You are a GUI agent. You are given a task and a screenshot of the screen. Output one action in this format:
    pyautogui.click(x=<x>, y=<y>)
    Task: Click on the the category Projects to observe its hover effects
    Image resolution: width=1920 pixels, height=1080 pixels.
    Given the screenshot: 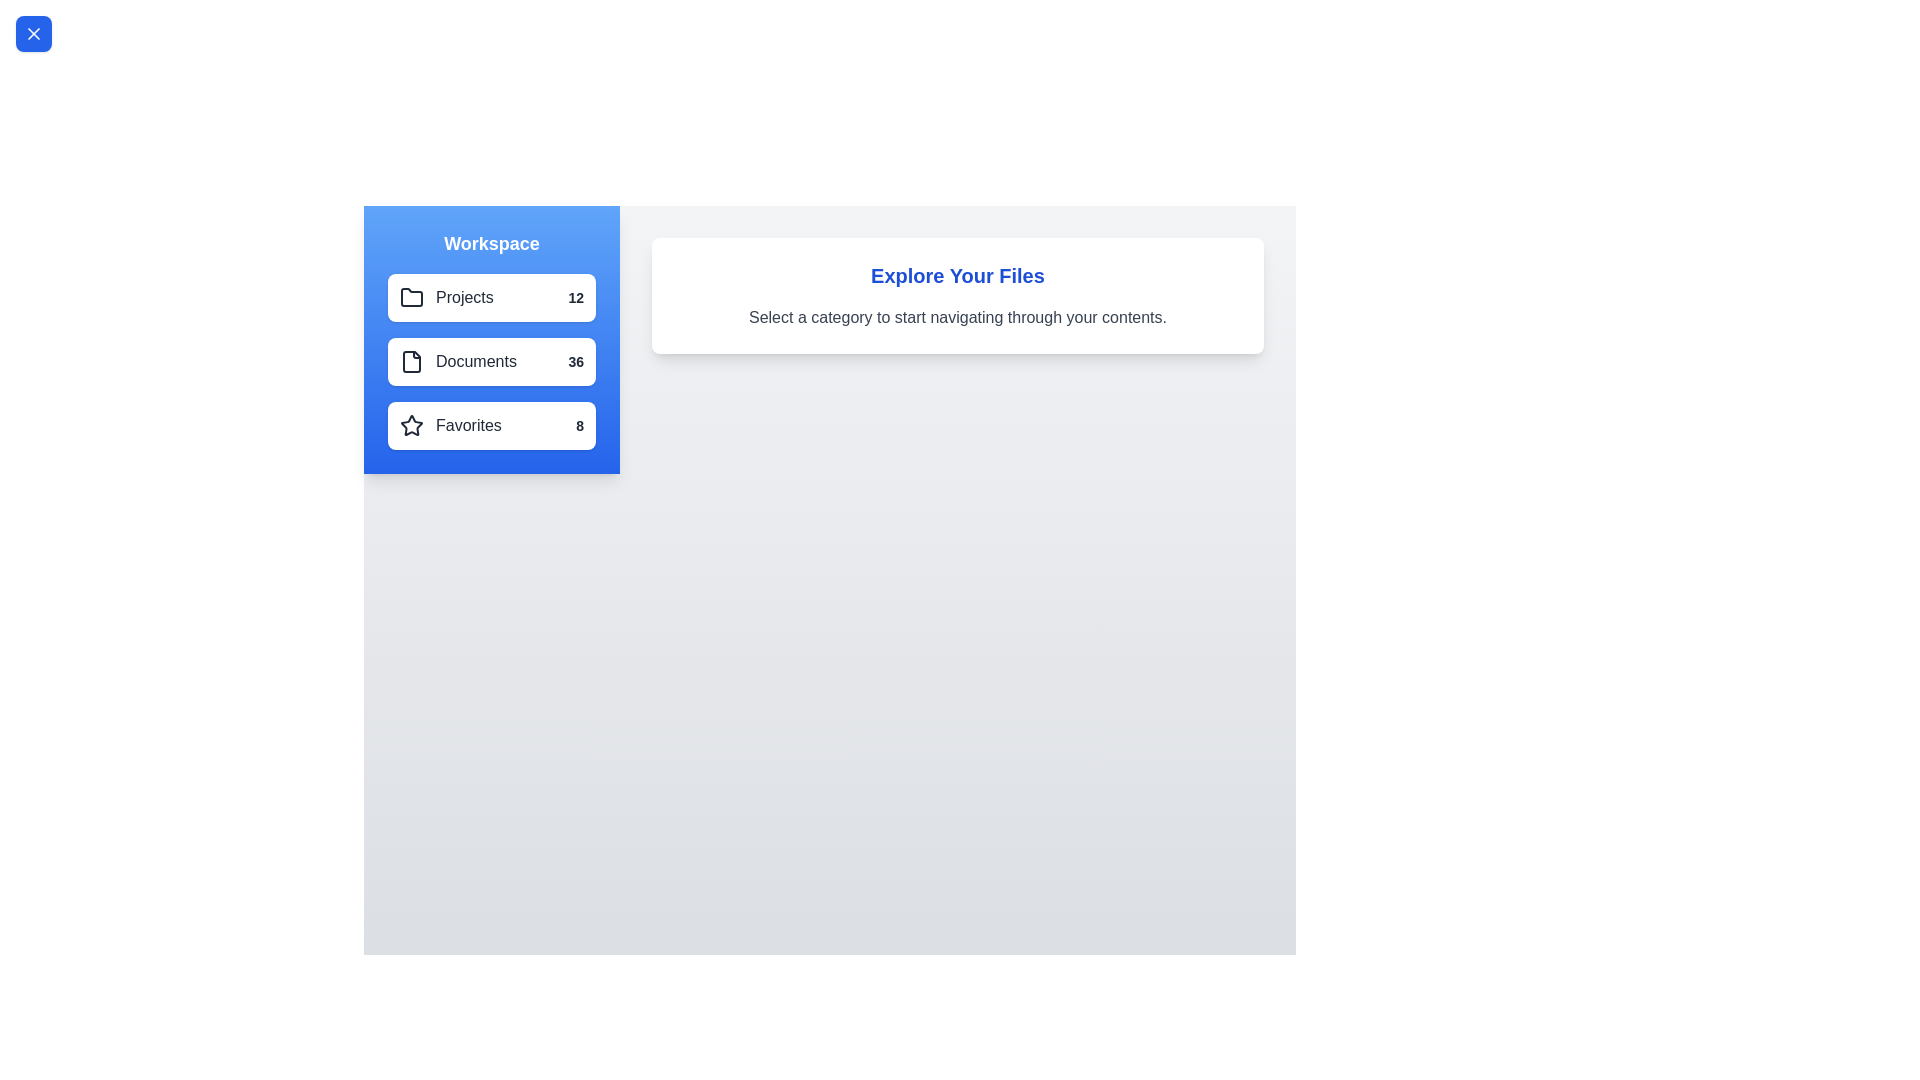 What is the action you would take?
    pyautogui.click(x=491, y=297)
    